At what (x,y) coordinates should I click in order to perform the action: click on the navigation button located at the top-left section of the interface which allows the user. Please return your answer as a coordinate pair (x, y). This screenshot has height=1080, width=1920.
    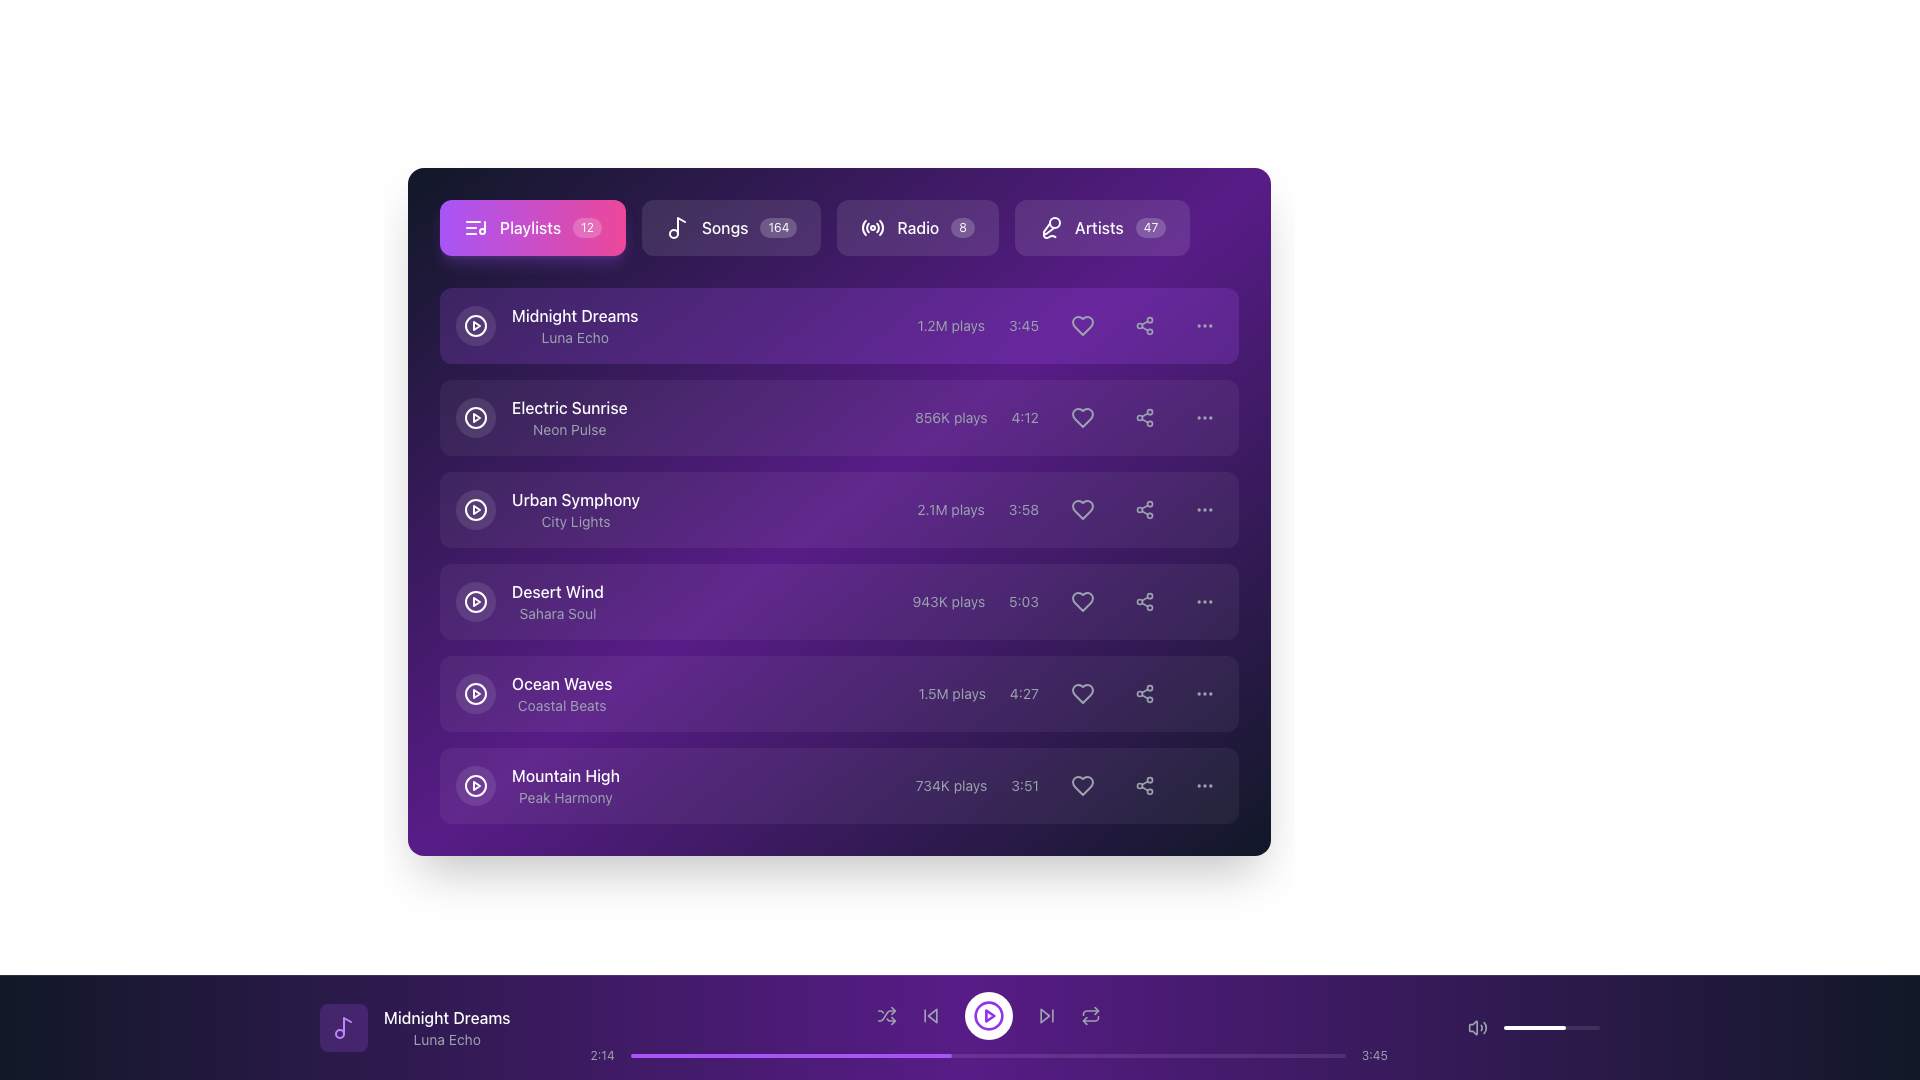
    Looking at the image, I should click on (532, 226).